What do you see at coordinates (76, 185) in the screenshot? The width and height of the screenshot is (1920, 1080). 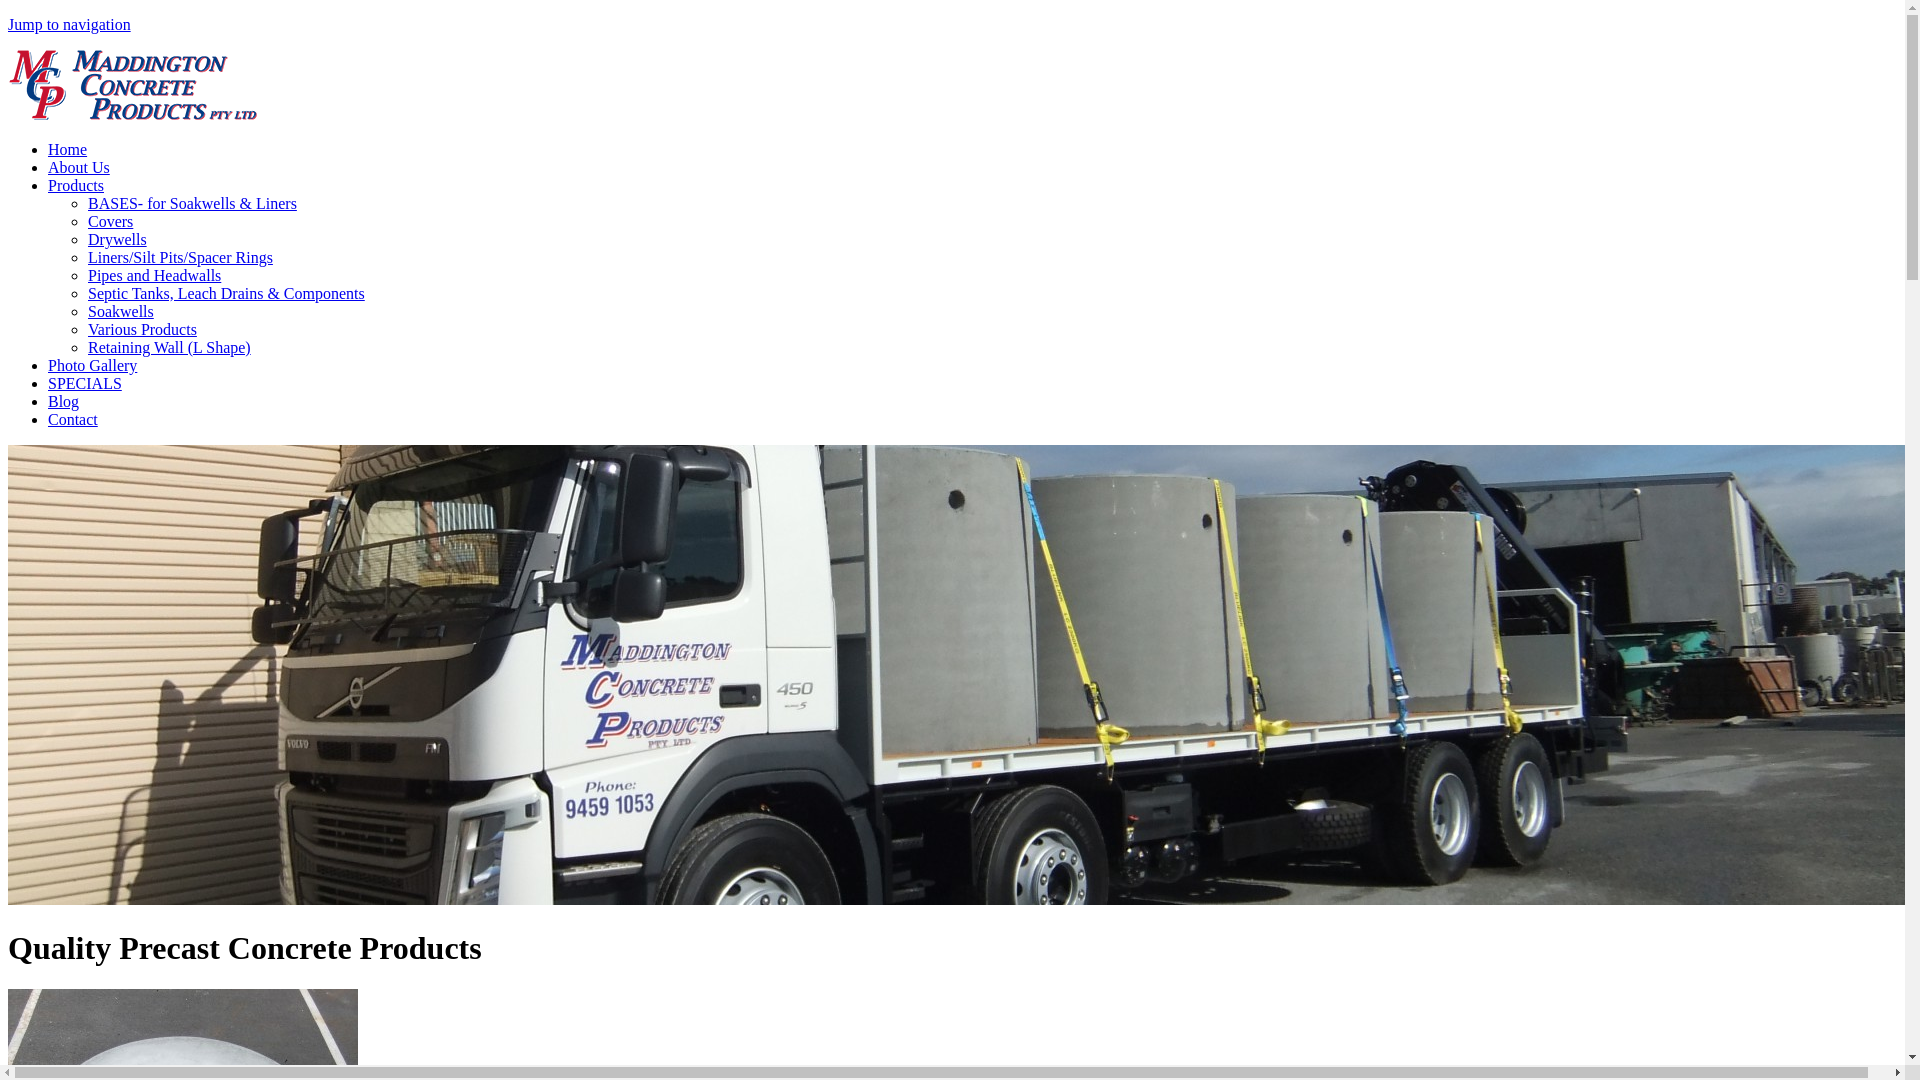 I see `'Products'` at bounding box center [76, 185].